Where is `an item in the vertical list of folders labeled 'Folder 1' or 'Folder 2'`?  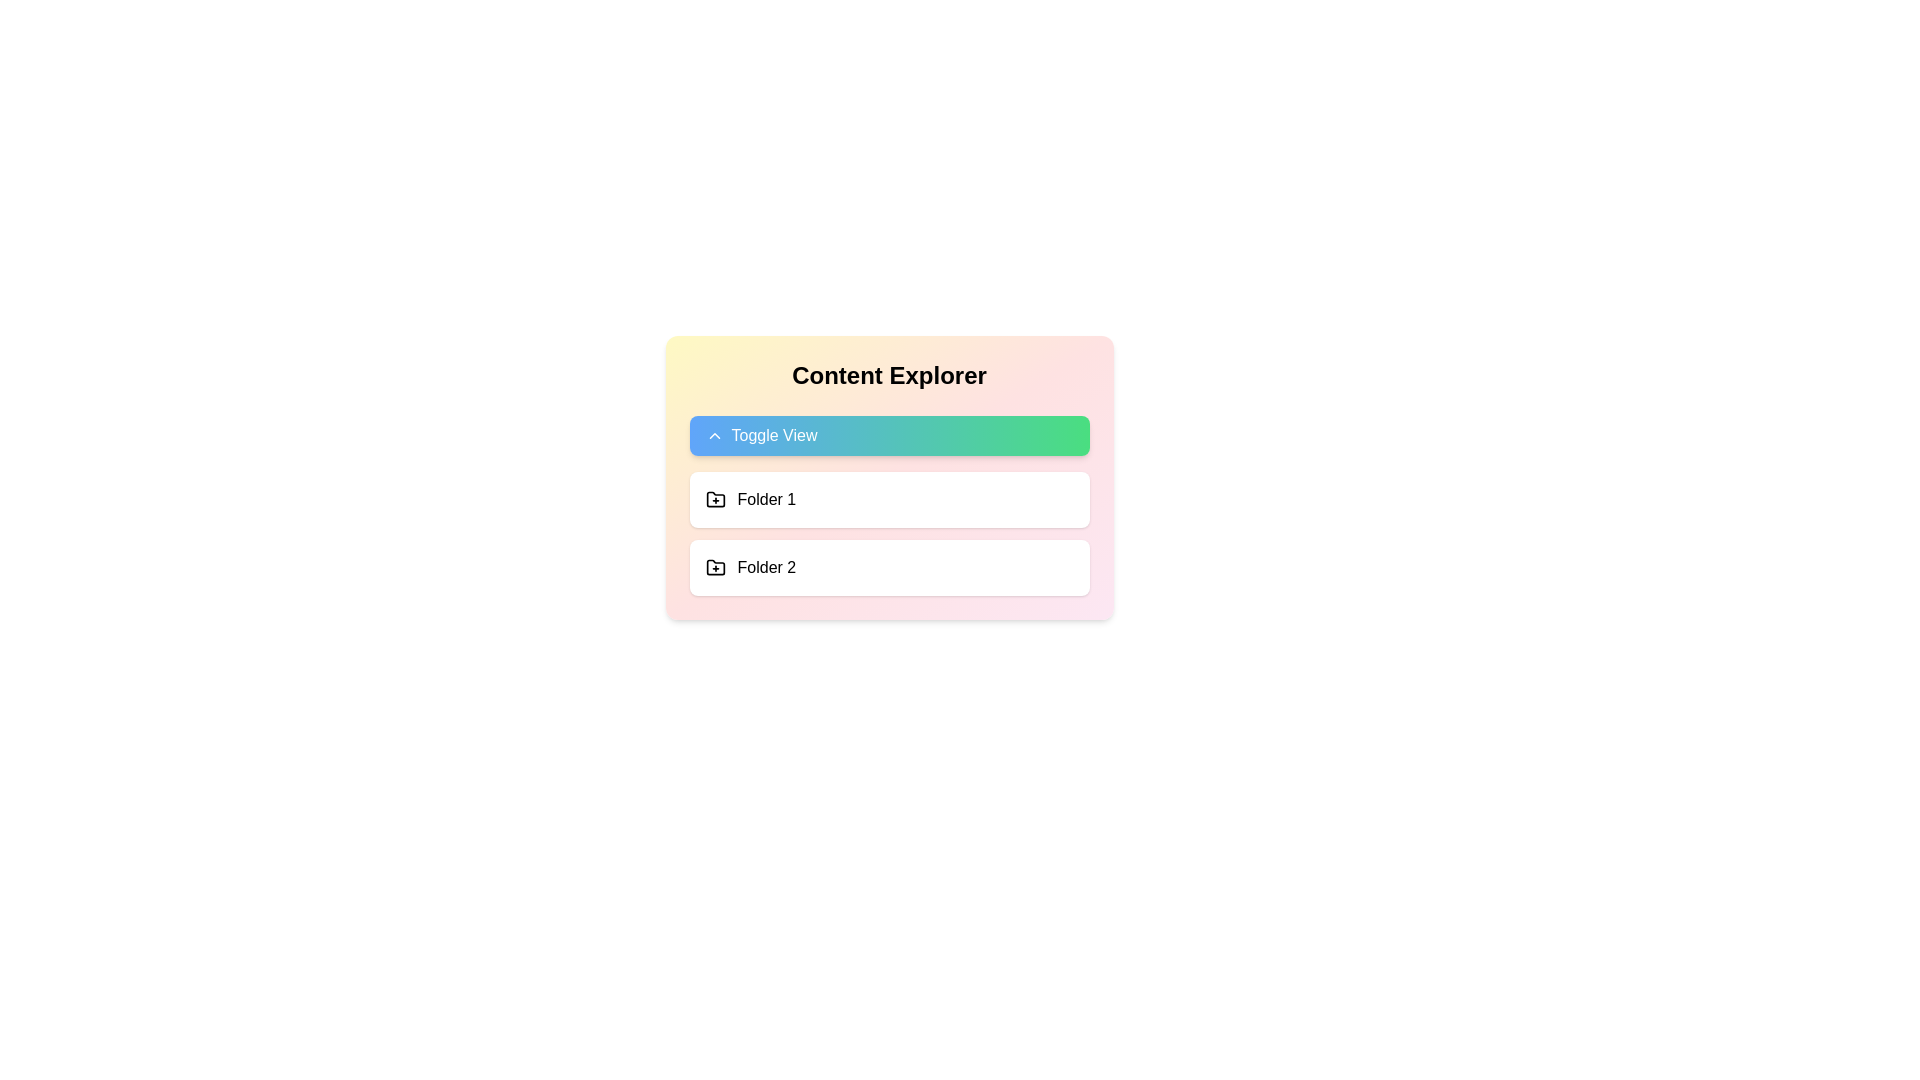 an item in the vertical list of folders labeled 'Folder 1' or 'Folder 2' is located at coordinates (888, 532).